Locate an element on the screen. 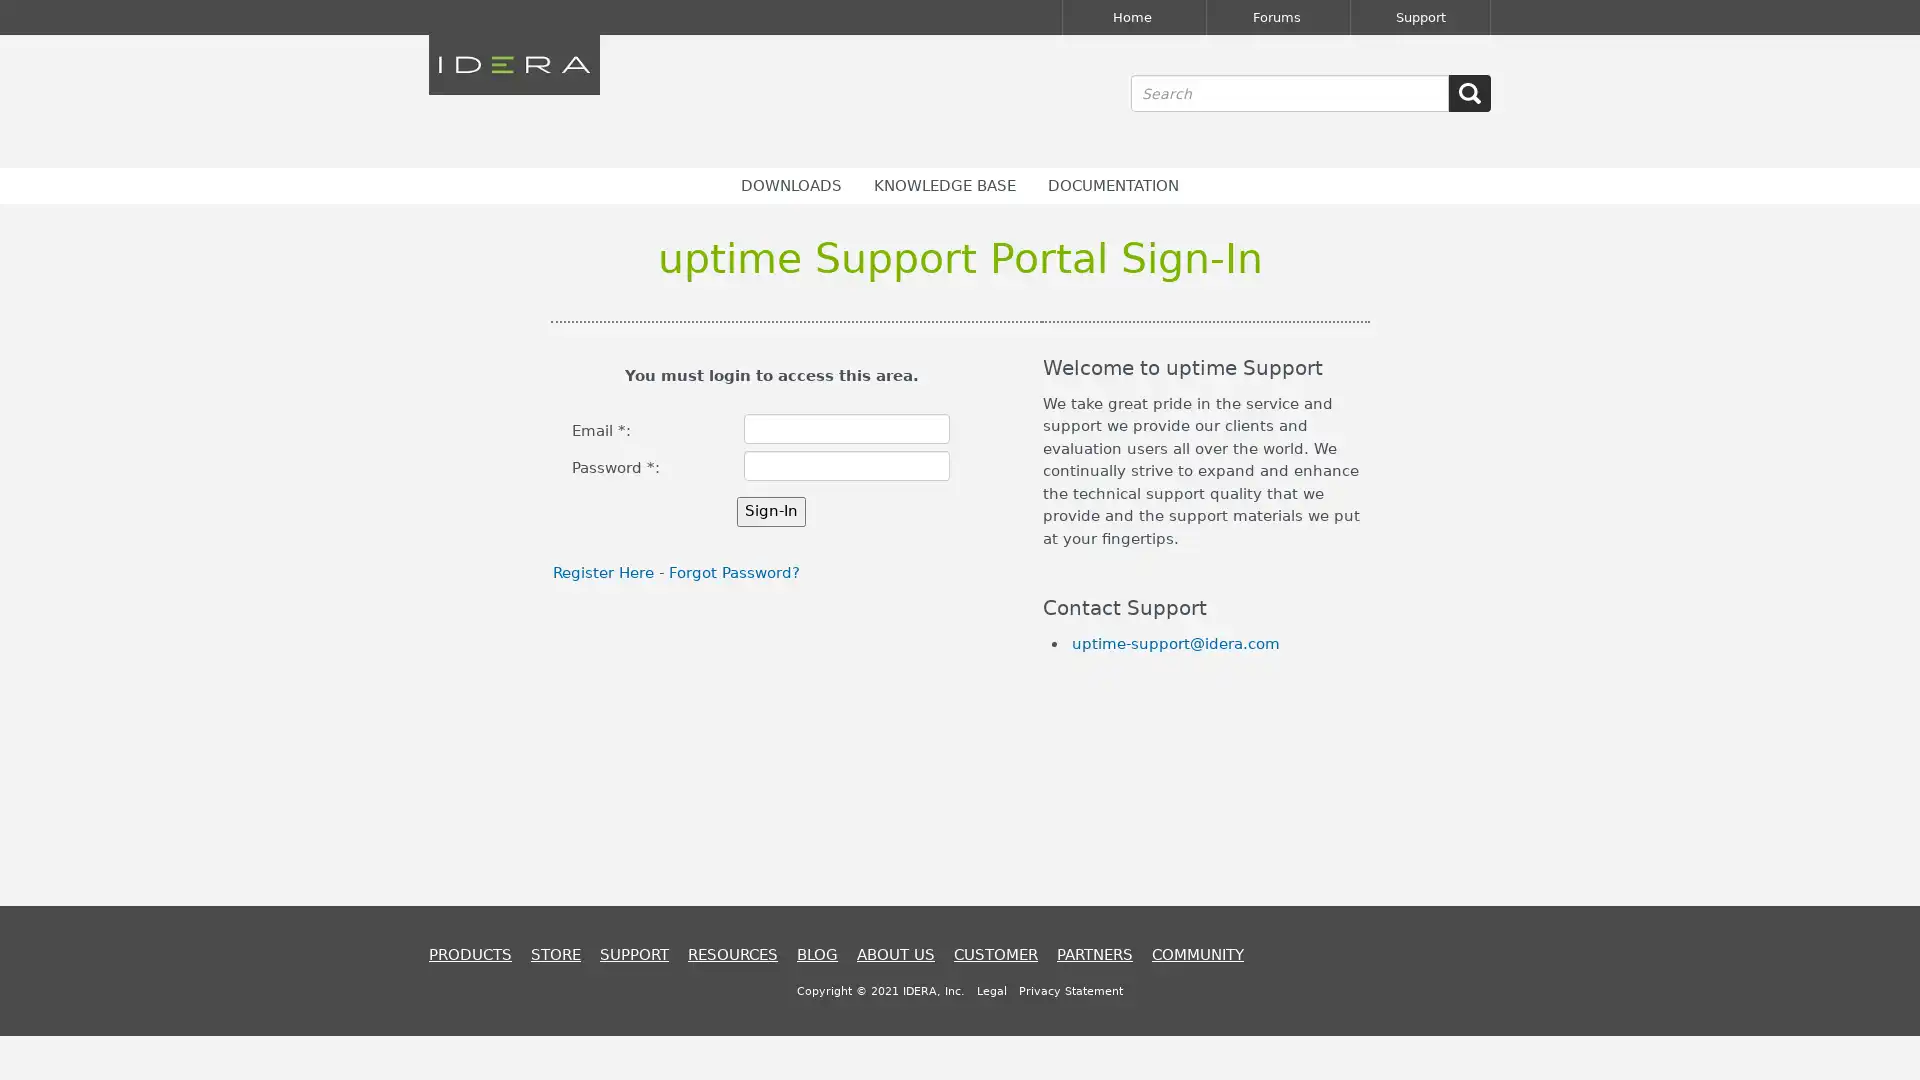  SEARCH is located at coordinates (1469, 93).